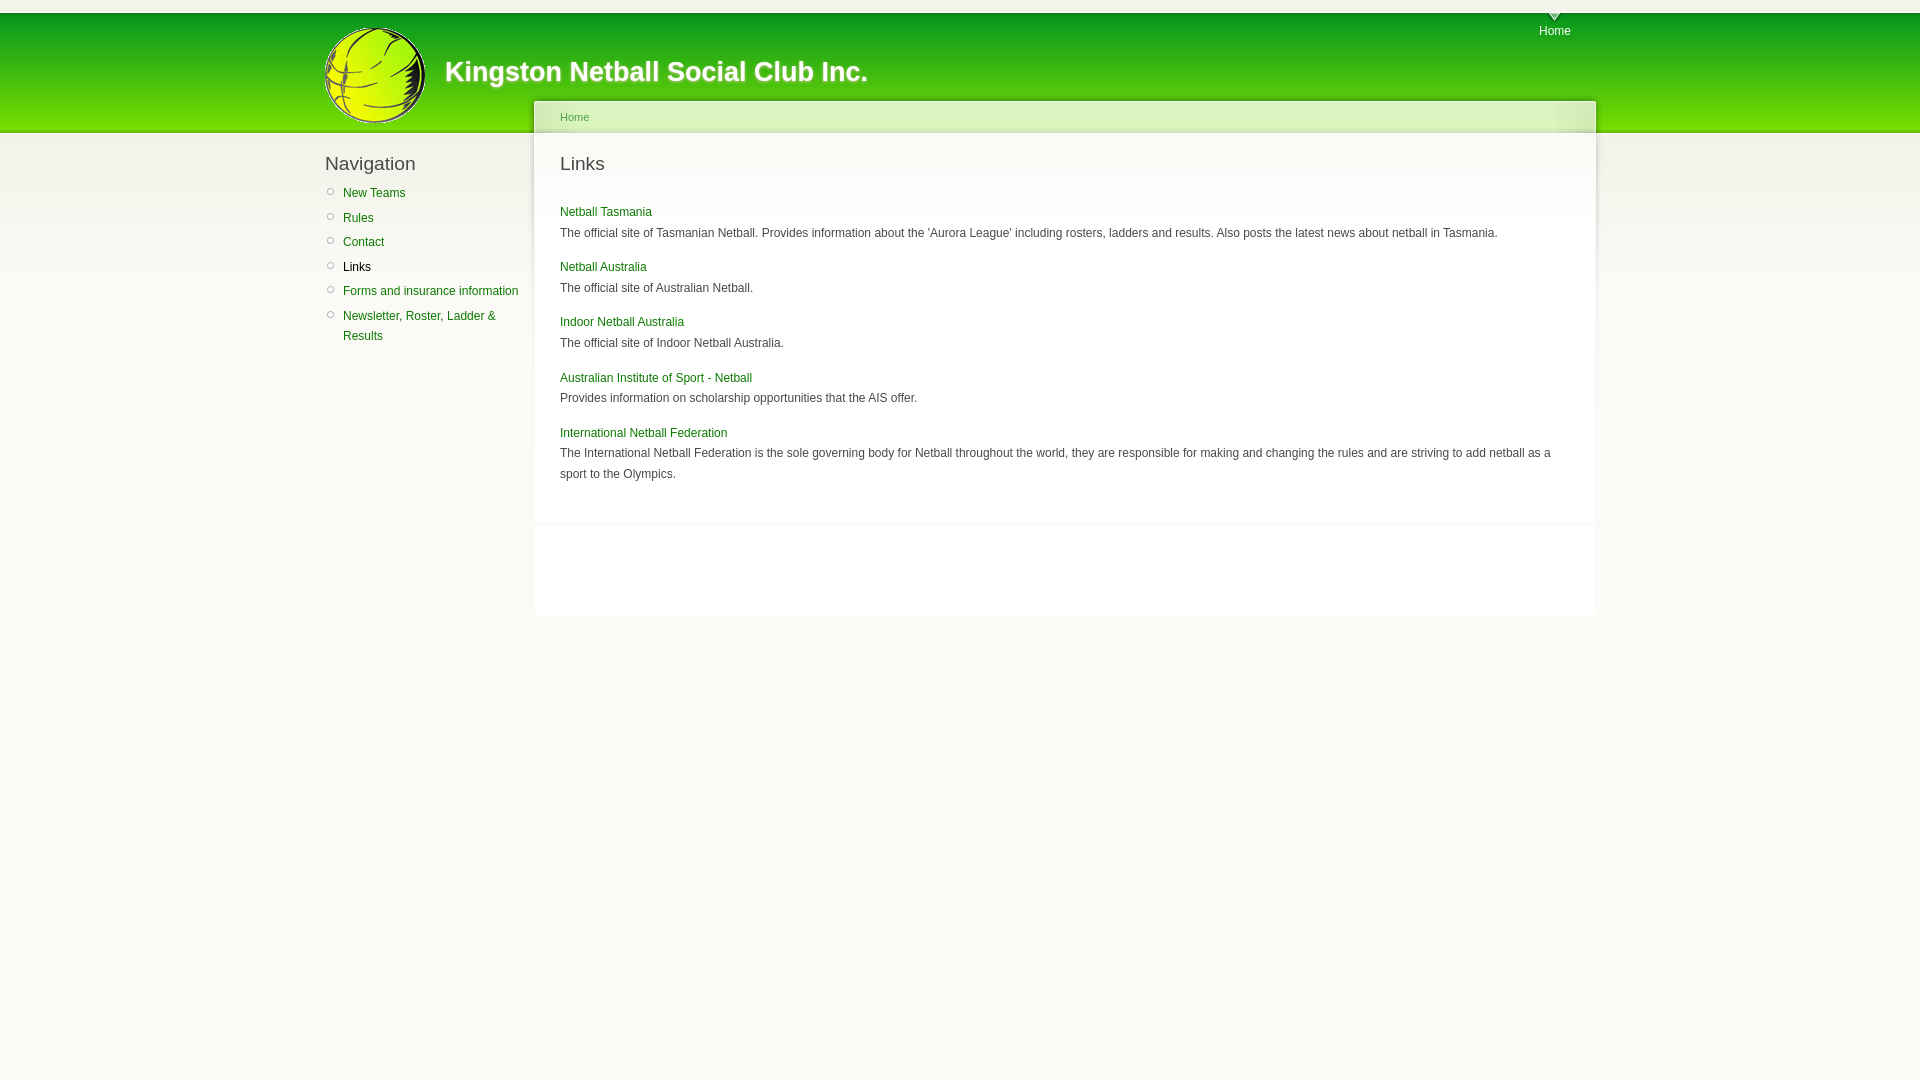  What do you see at coordinates (430, 192) in the screenshot?
I see `'New Teams'` at bounding box center [430, 192].